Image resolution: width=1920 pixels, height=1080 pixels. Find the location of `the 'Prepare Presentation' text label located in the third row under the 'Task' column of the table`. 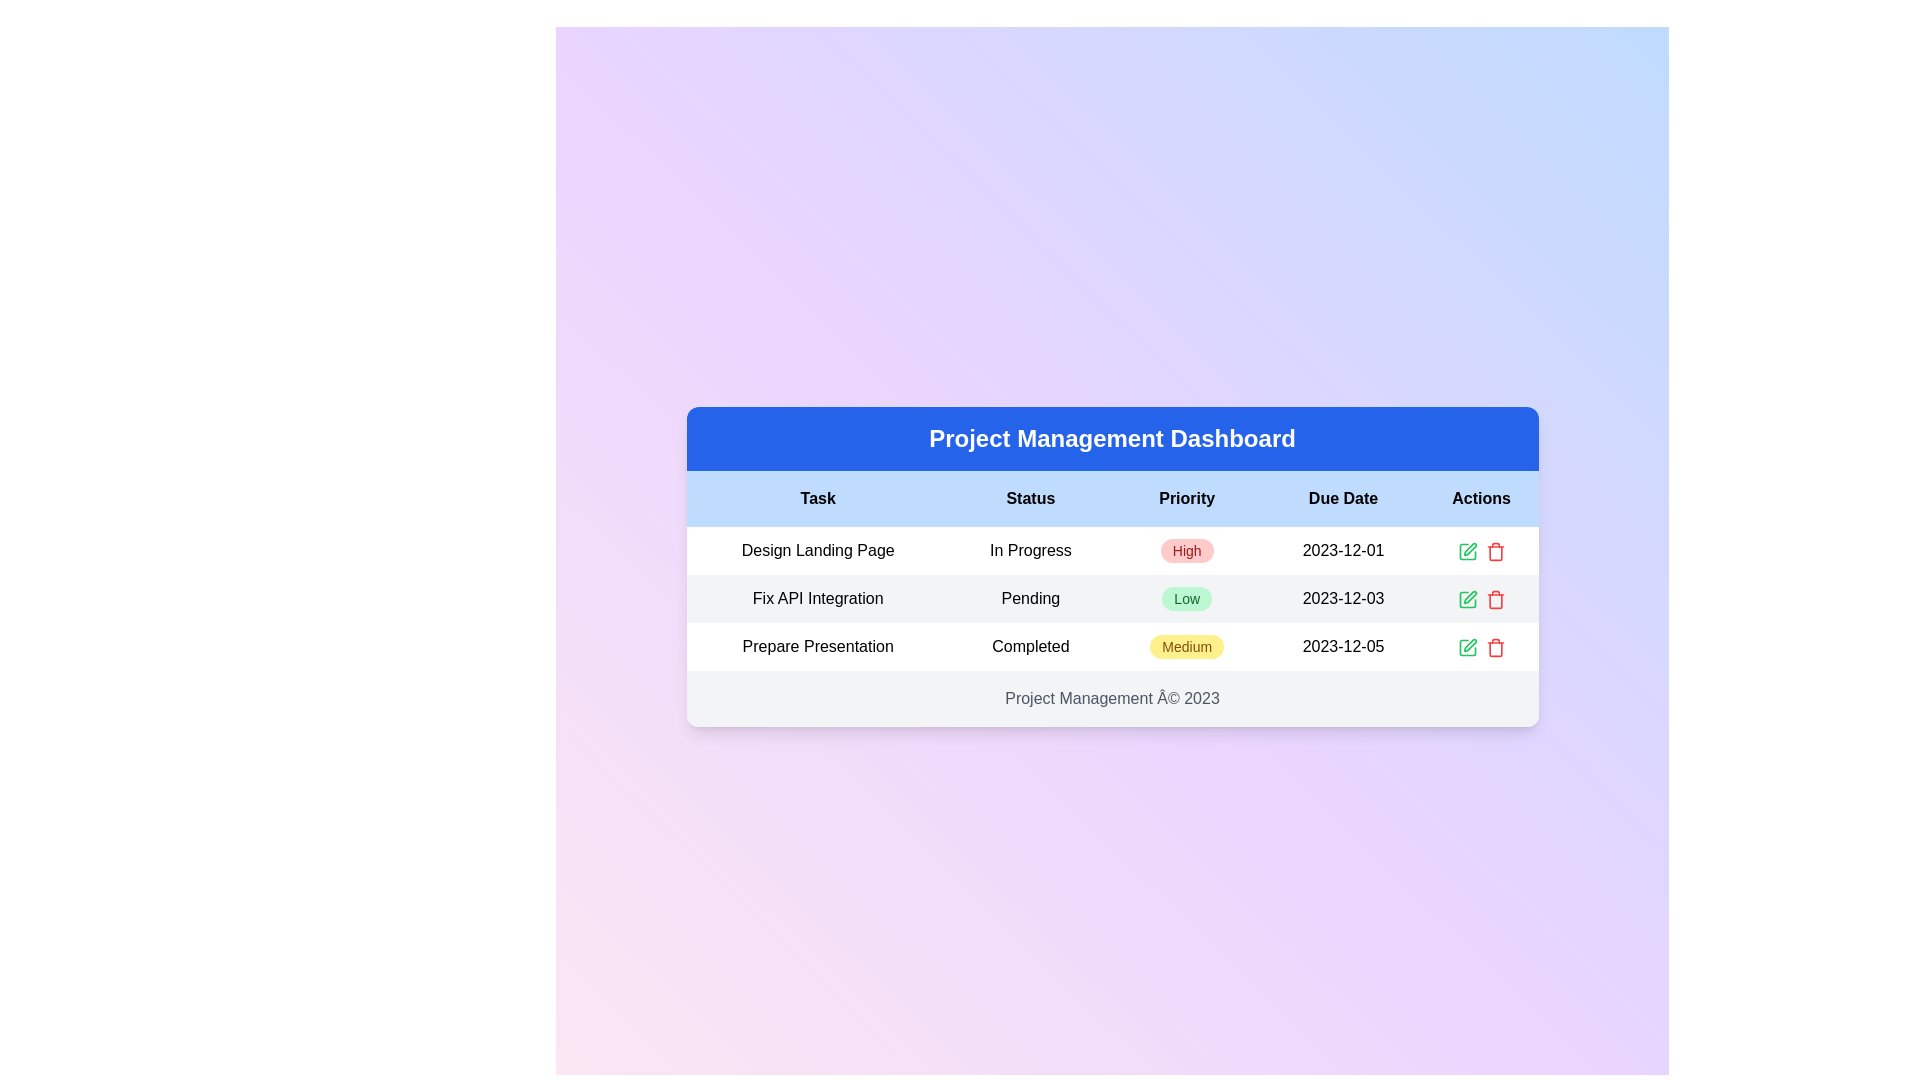

the 'Prepare Presentation' text label located in the third row under the 'Task' column of the table is located at coordinates (818, 647).